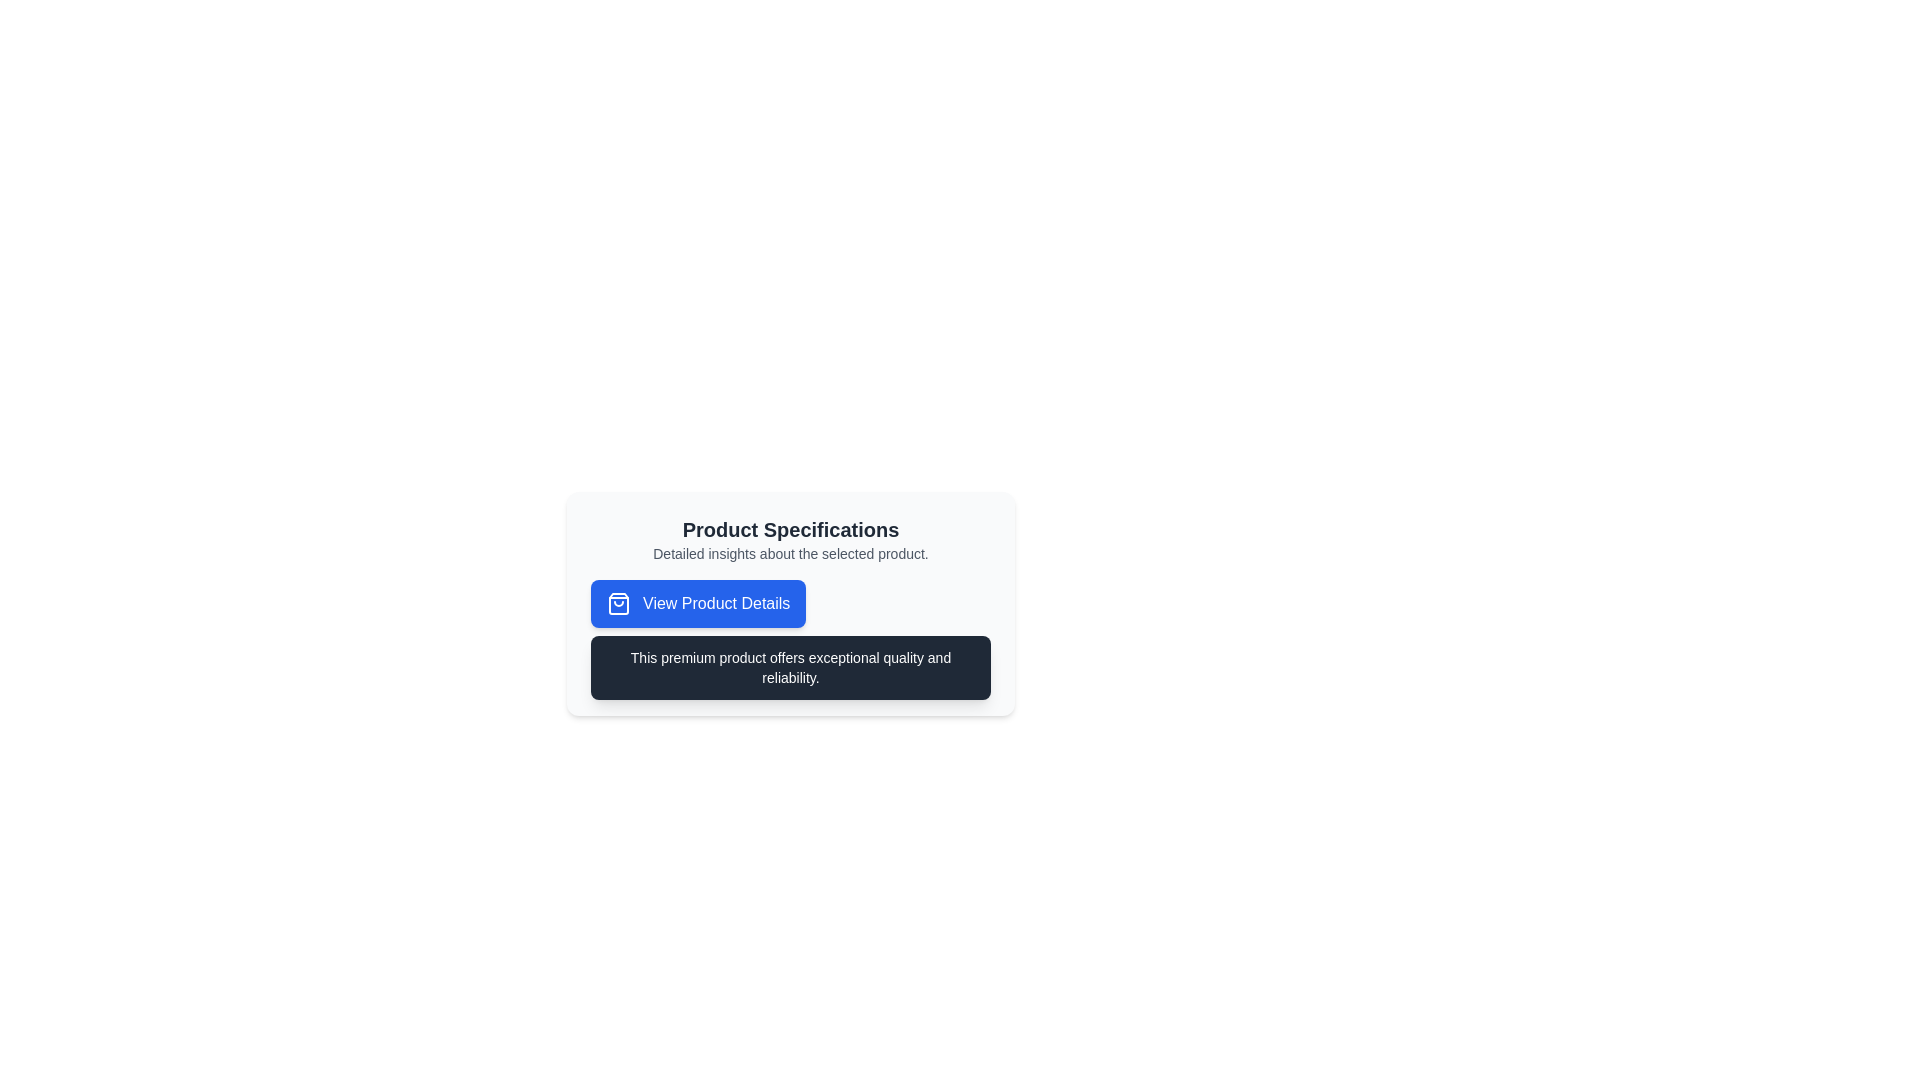 The width and height of the screenshot is (1920, 1080). I want to click on the shopping bag icon with a blue background, which is part of the 'View Product Details' button and located to the left of the text, so click(618, 603).